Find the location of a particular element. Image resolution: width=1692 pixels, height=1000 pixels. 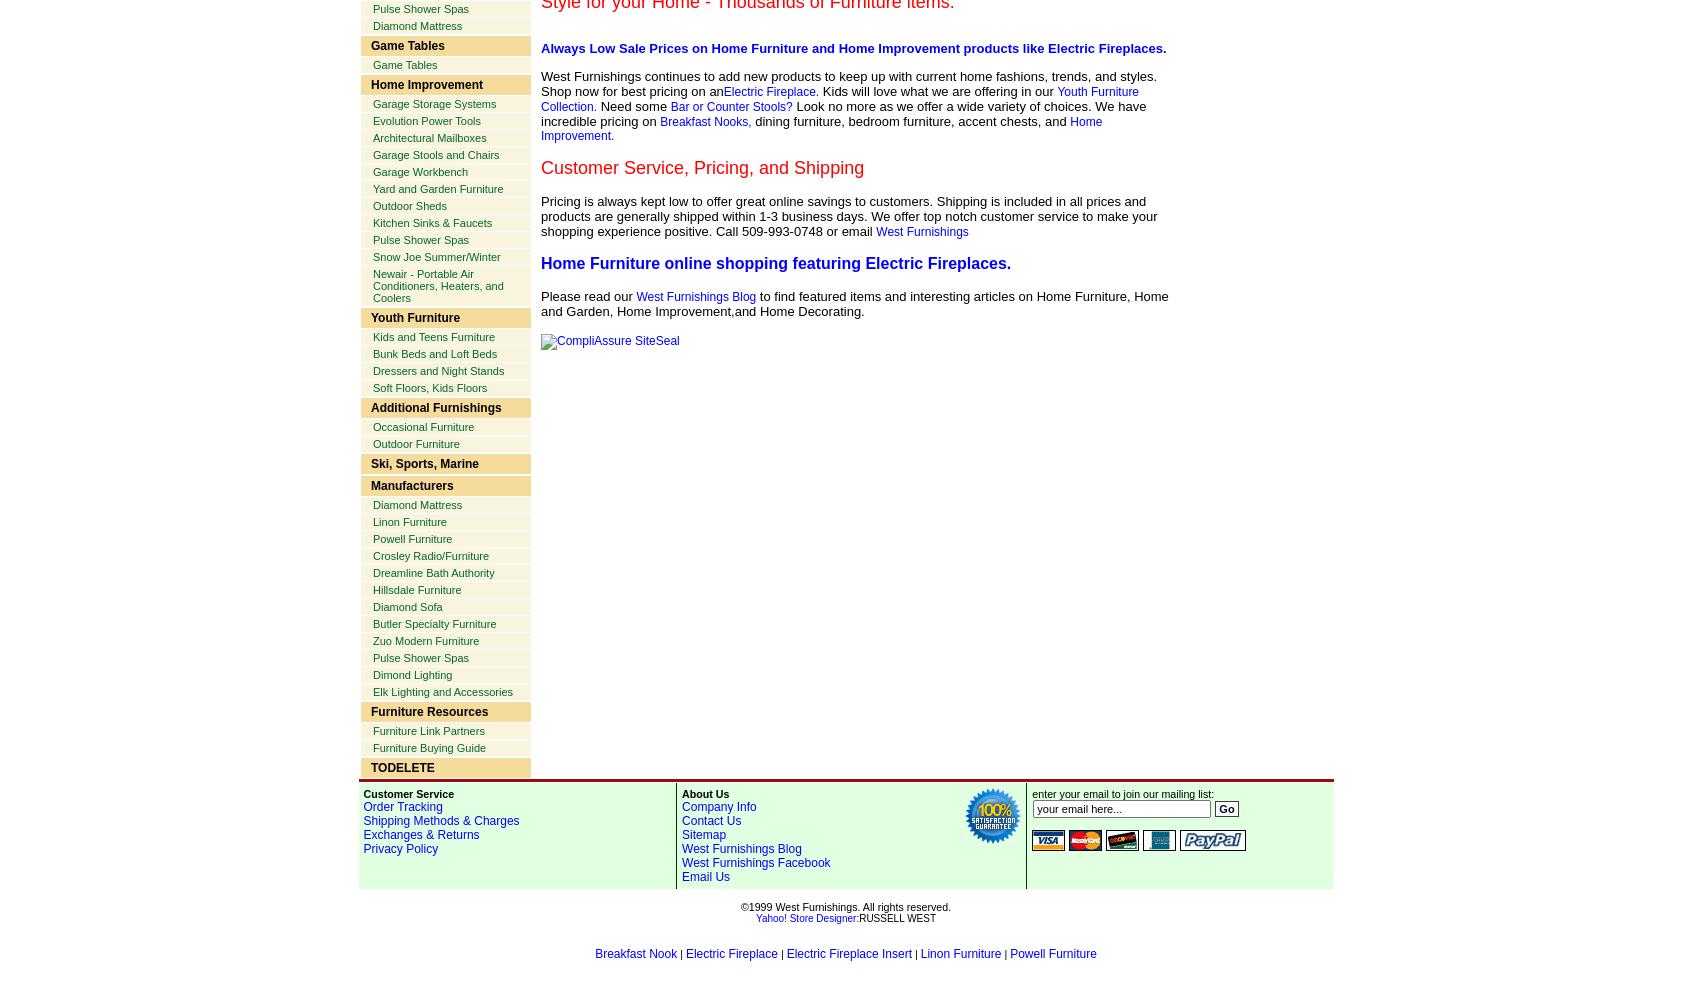

'Bar or Counter Stools?' is located at coordinates (729, 106).